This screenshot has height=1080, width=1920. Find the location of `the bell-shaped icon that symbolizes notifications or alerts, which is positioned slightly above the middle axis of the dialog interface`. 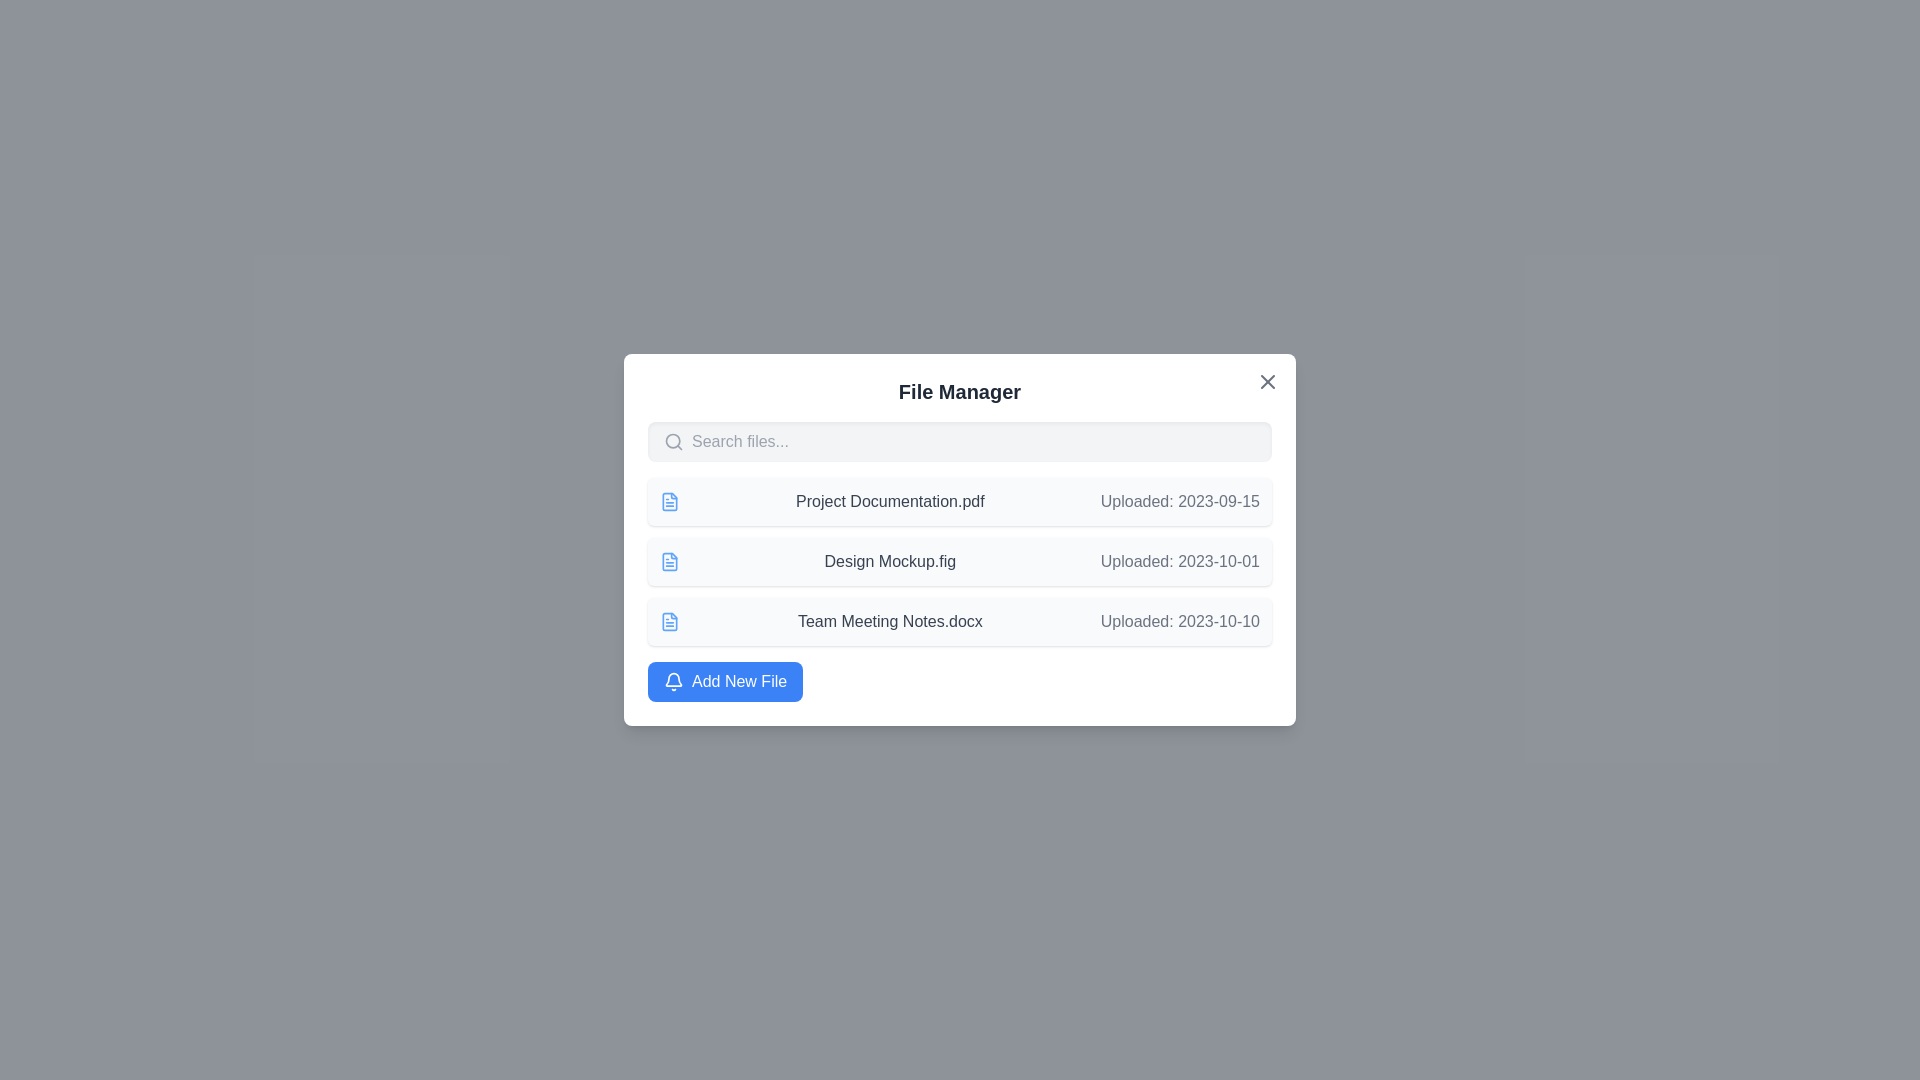

the bell-shaped icon that symbolizes notifications or alerts, which is positioned slightly above the middle axis of the dialog interface is located at coordinates (673, 678).